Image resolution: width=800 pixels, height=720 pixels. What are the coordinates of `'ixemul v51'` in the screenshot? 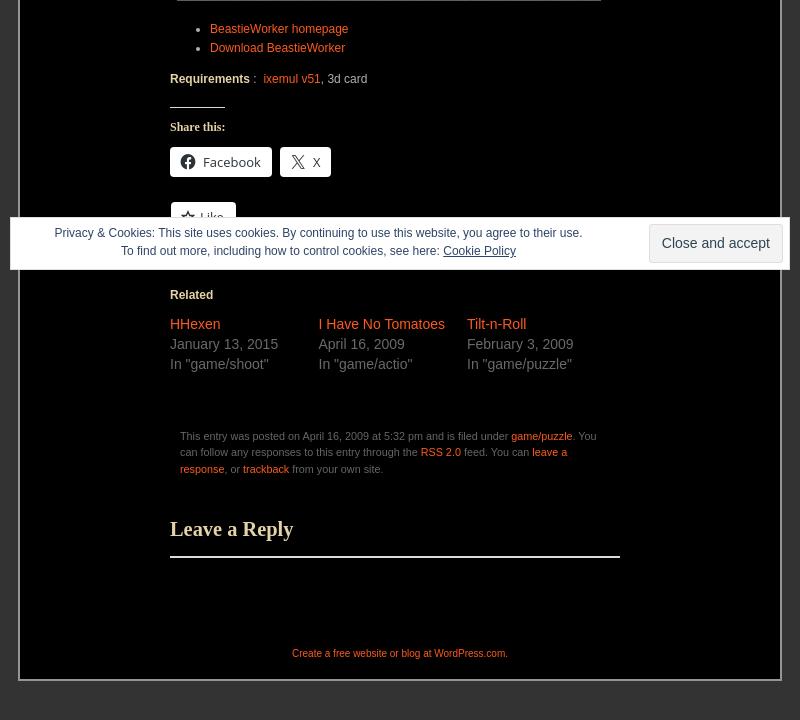 It's located at (291, 77).